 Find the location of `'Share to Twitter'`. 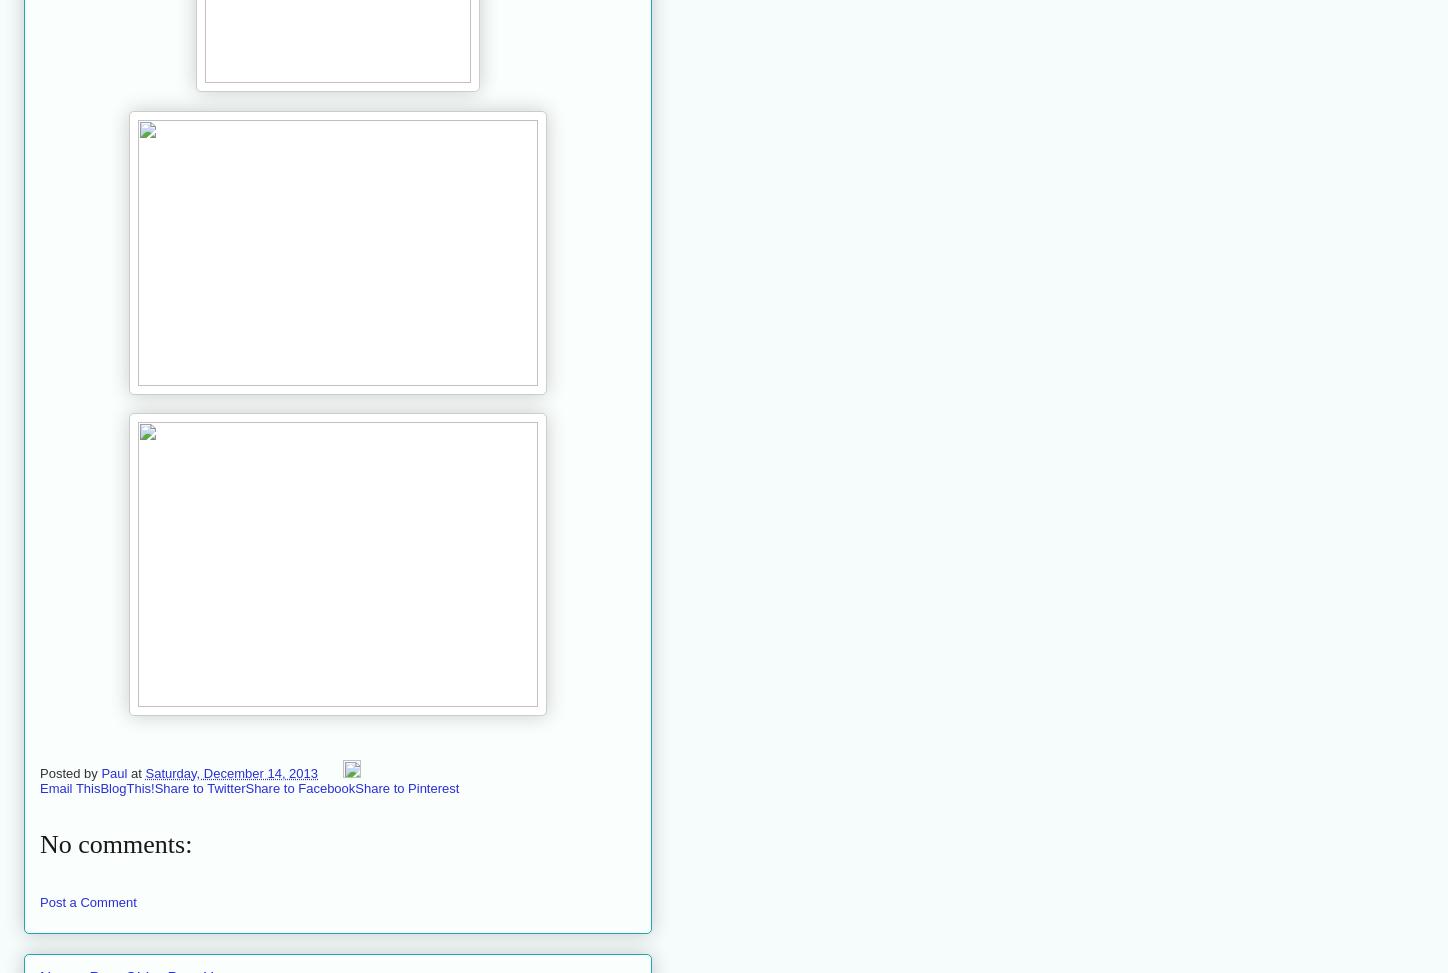

'Share to Twitter' is located at coordinates (199, 786).